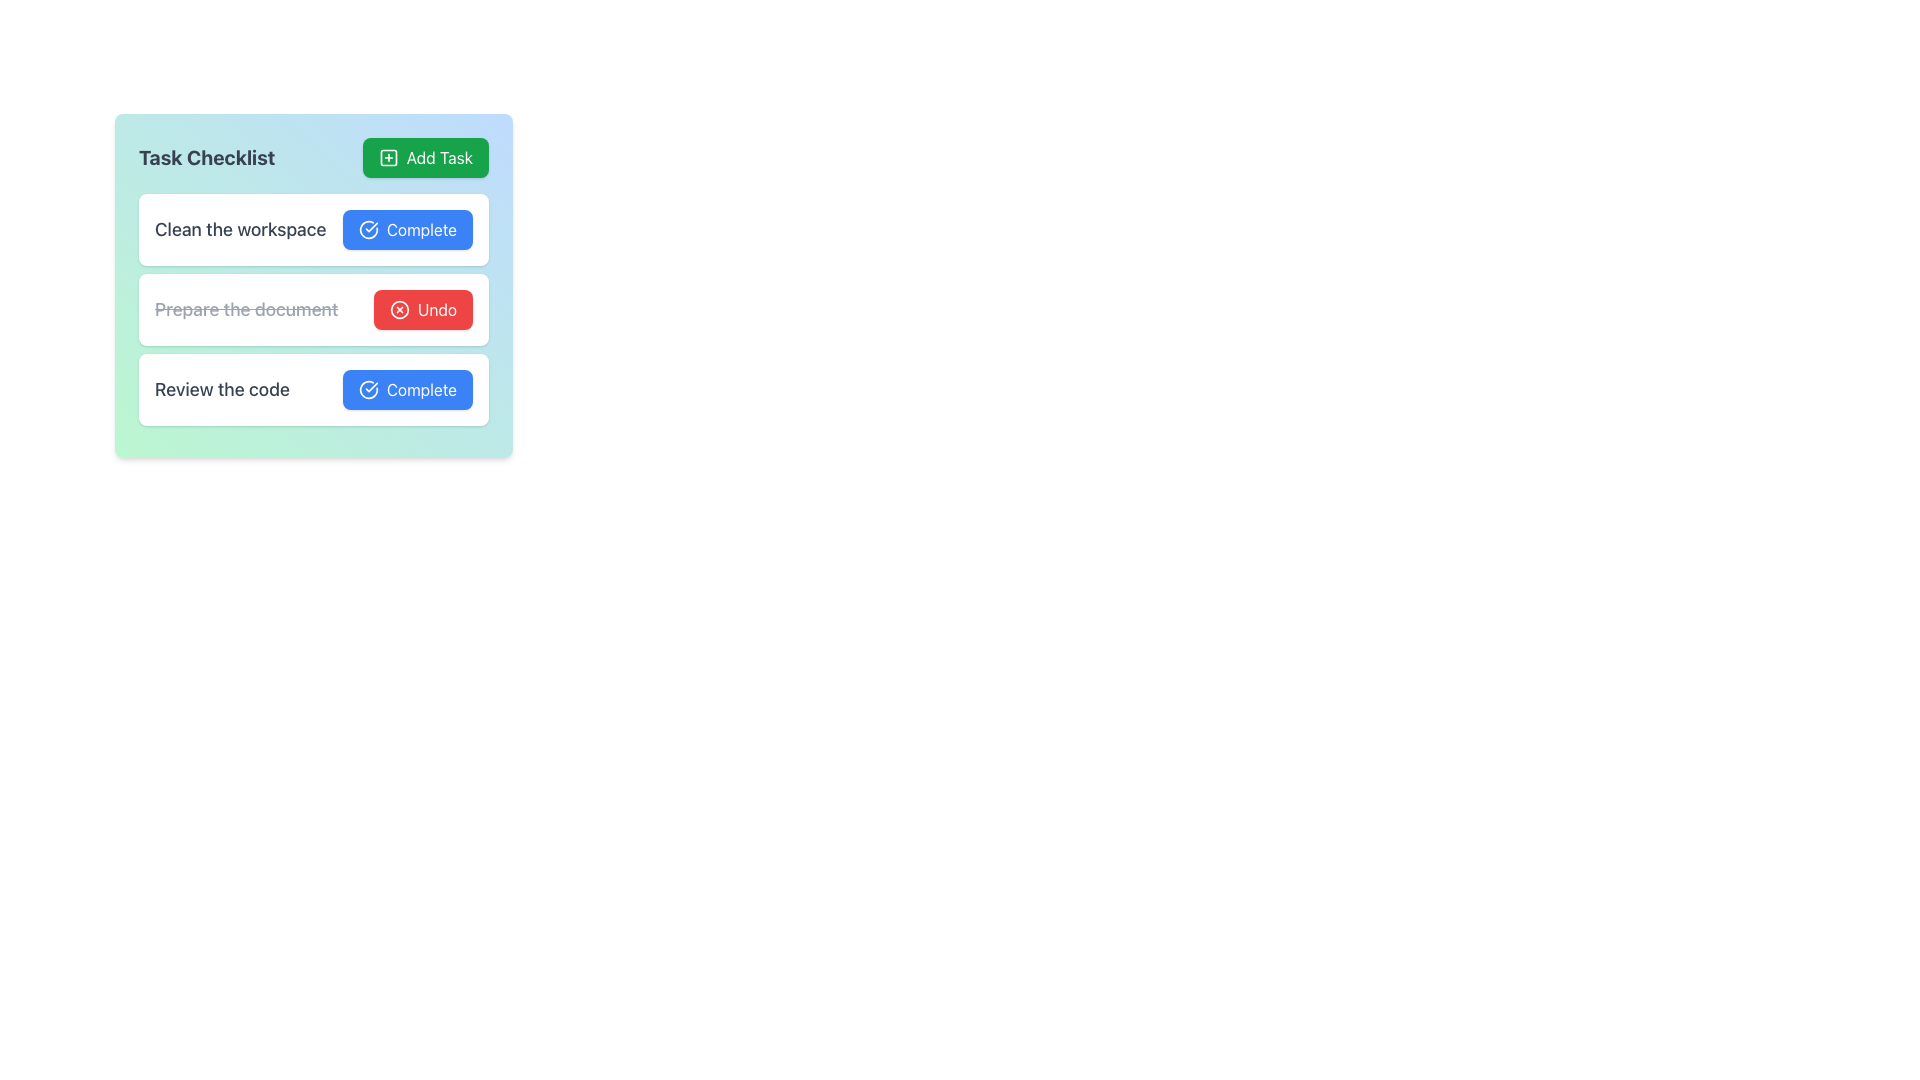  Describe the element at coordinates (424, 157) in the screenshot. I see `the 'Add Task' button located at the top-right corner of the 'Task Checklist' section` at that location.